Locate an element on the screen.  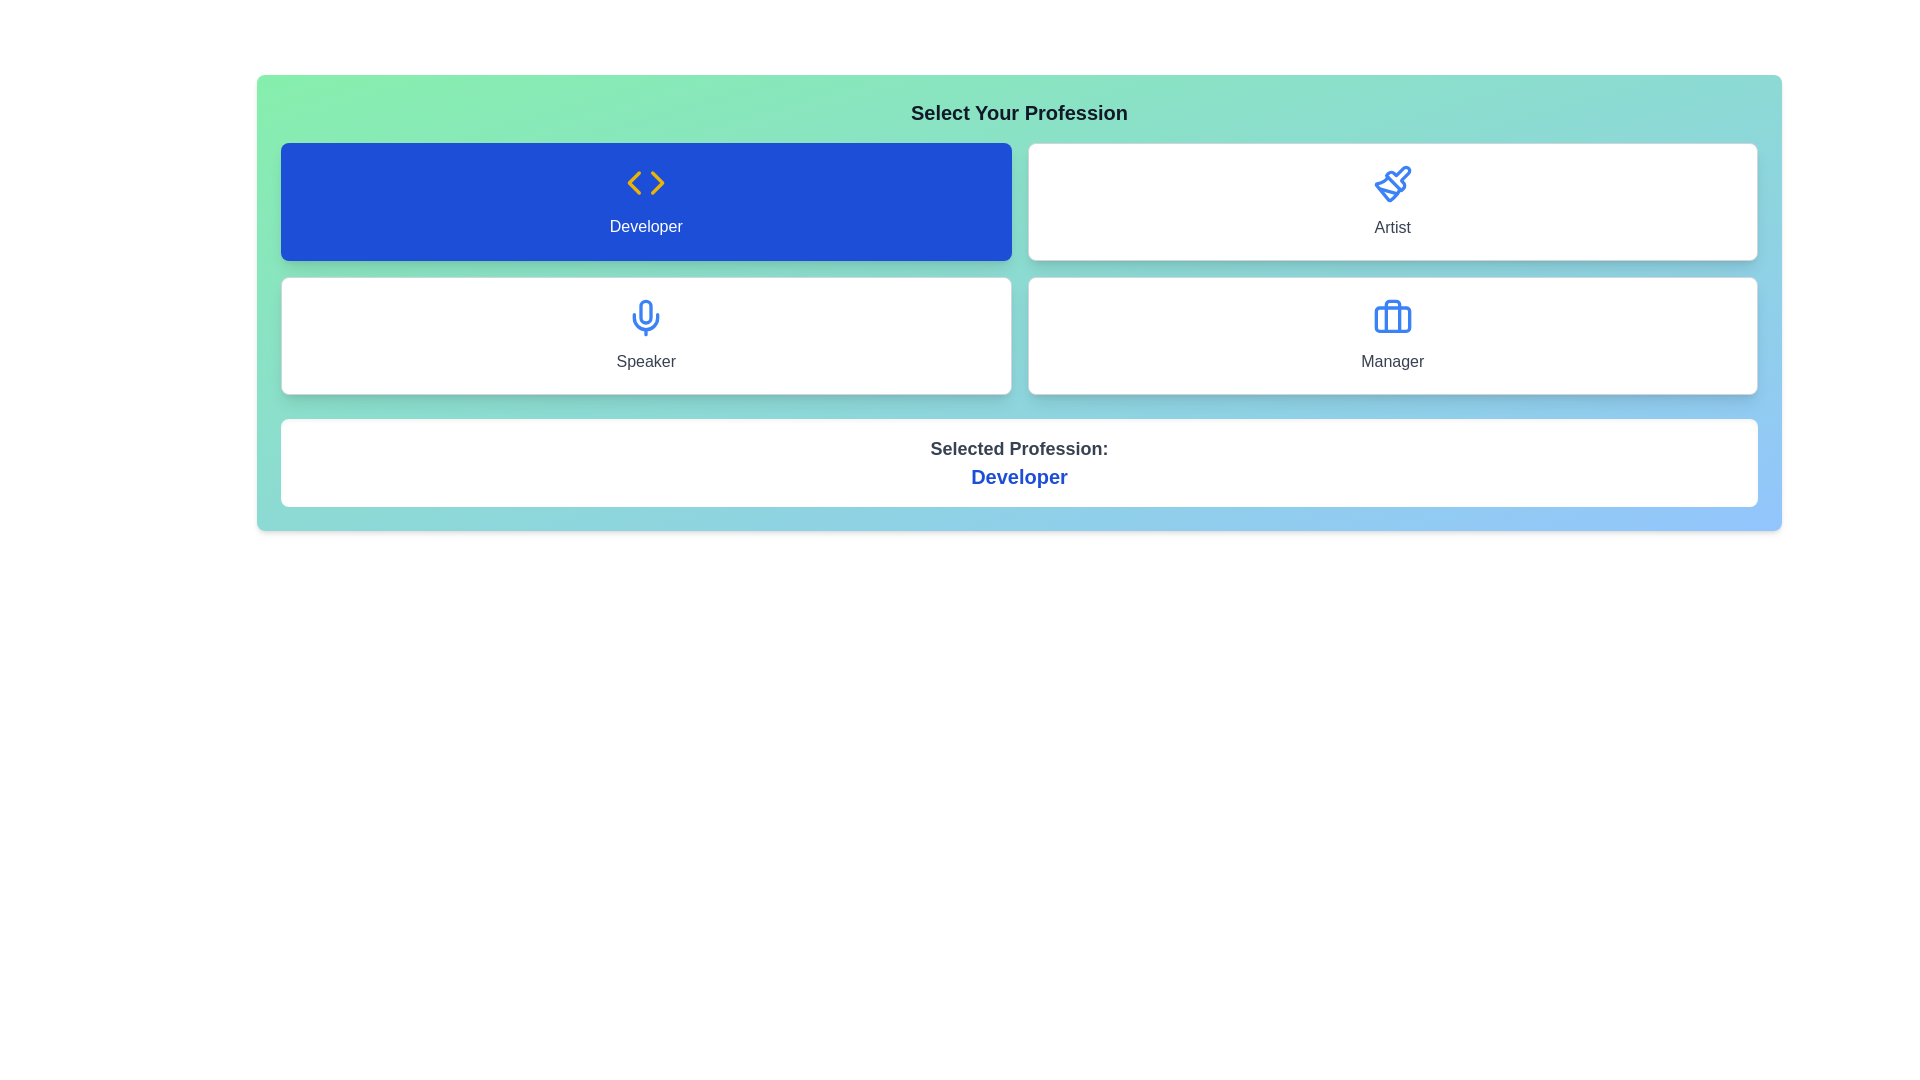
the profession Speaker by clicking its corresponding button is located at coordinates (646, 334).